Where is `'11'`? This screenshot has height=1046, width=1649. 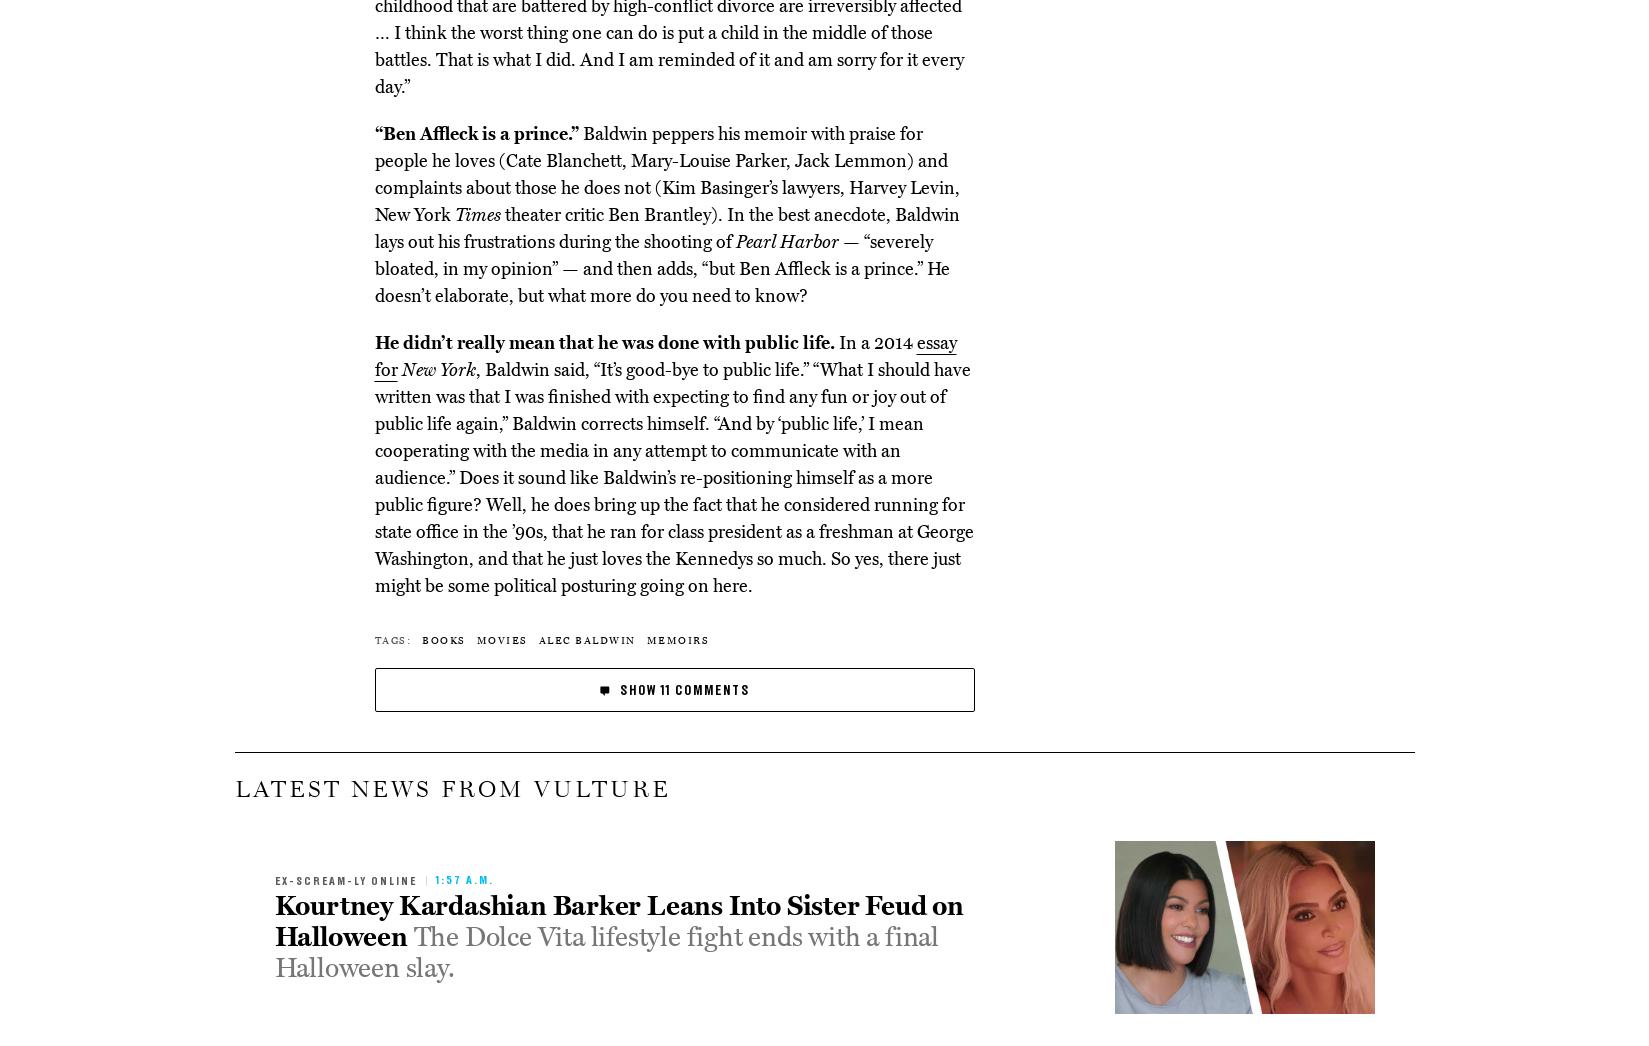 '11' is located at coordinates (665, 690).